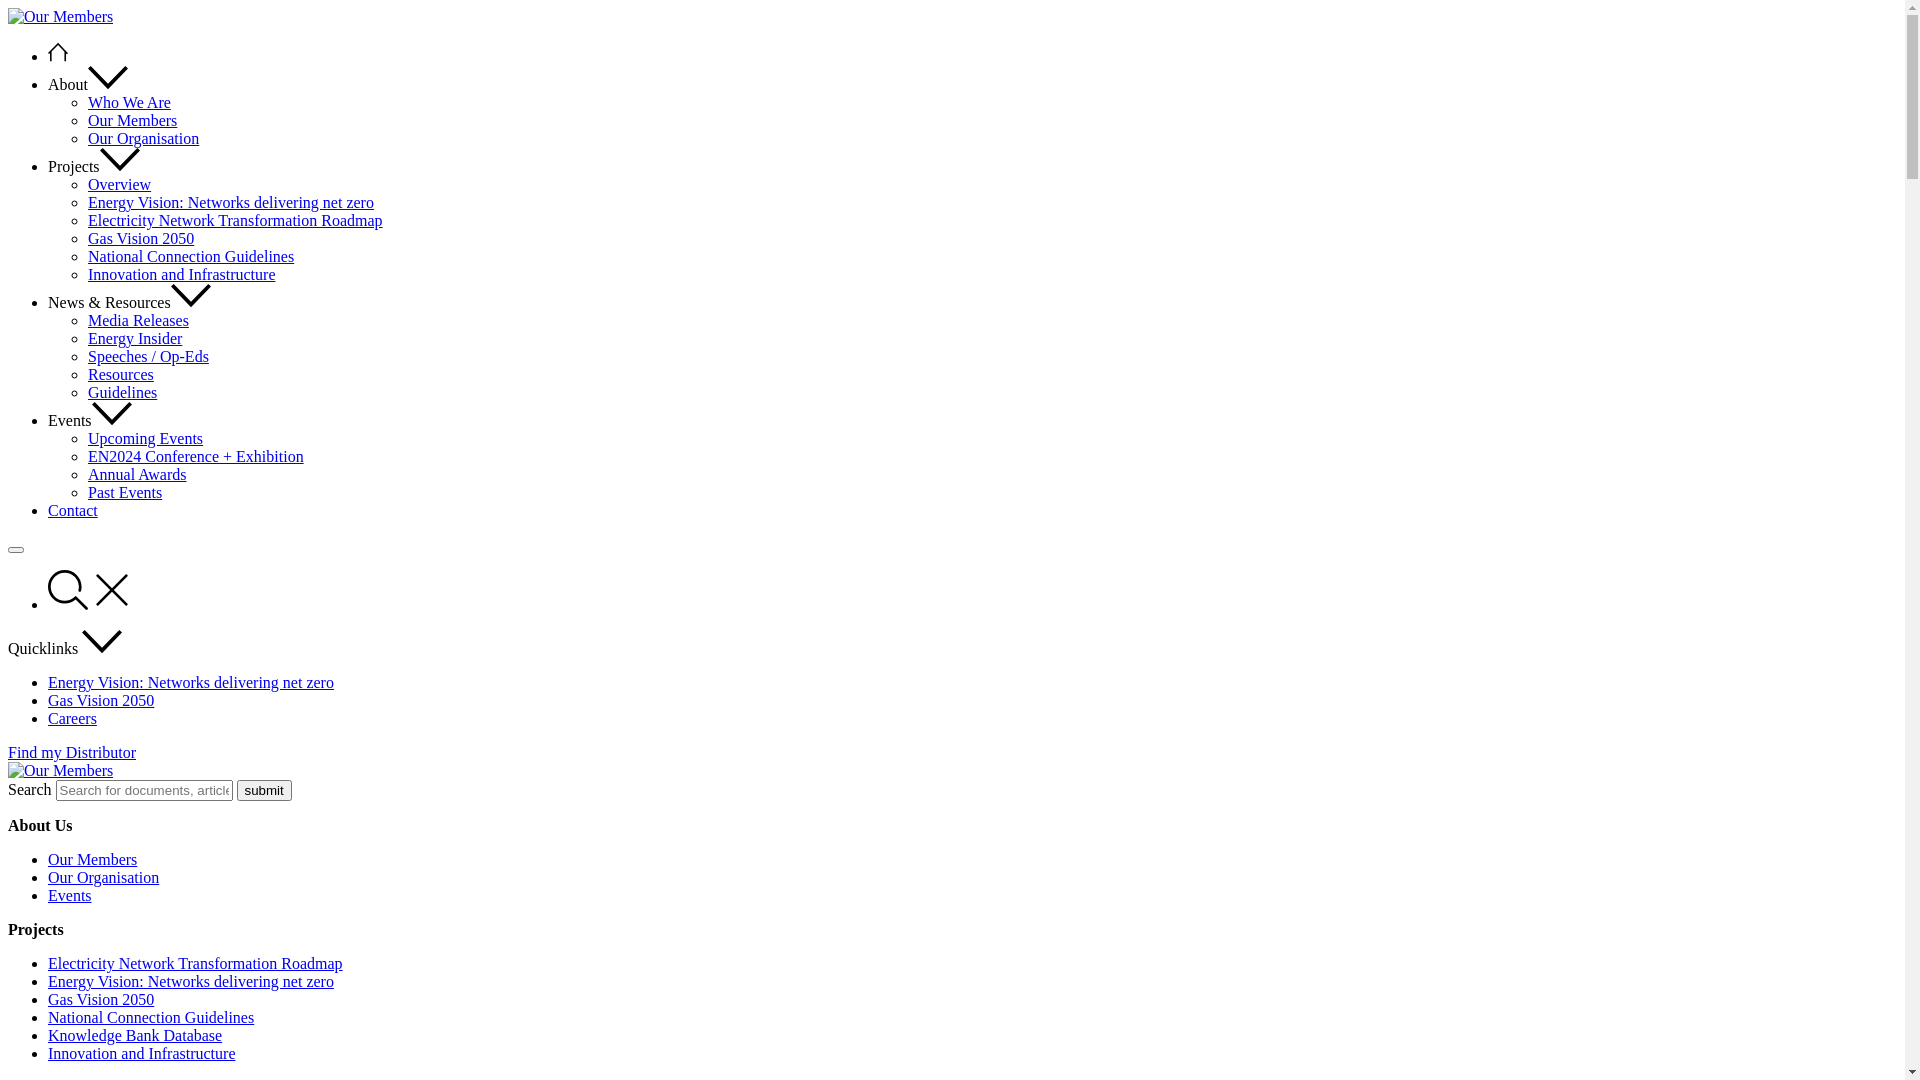  What do you see at coordinates (86, 83) in the screenshot?
I see `'About'` at bounding box center [86, 83].